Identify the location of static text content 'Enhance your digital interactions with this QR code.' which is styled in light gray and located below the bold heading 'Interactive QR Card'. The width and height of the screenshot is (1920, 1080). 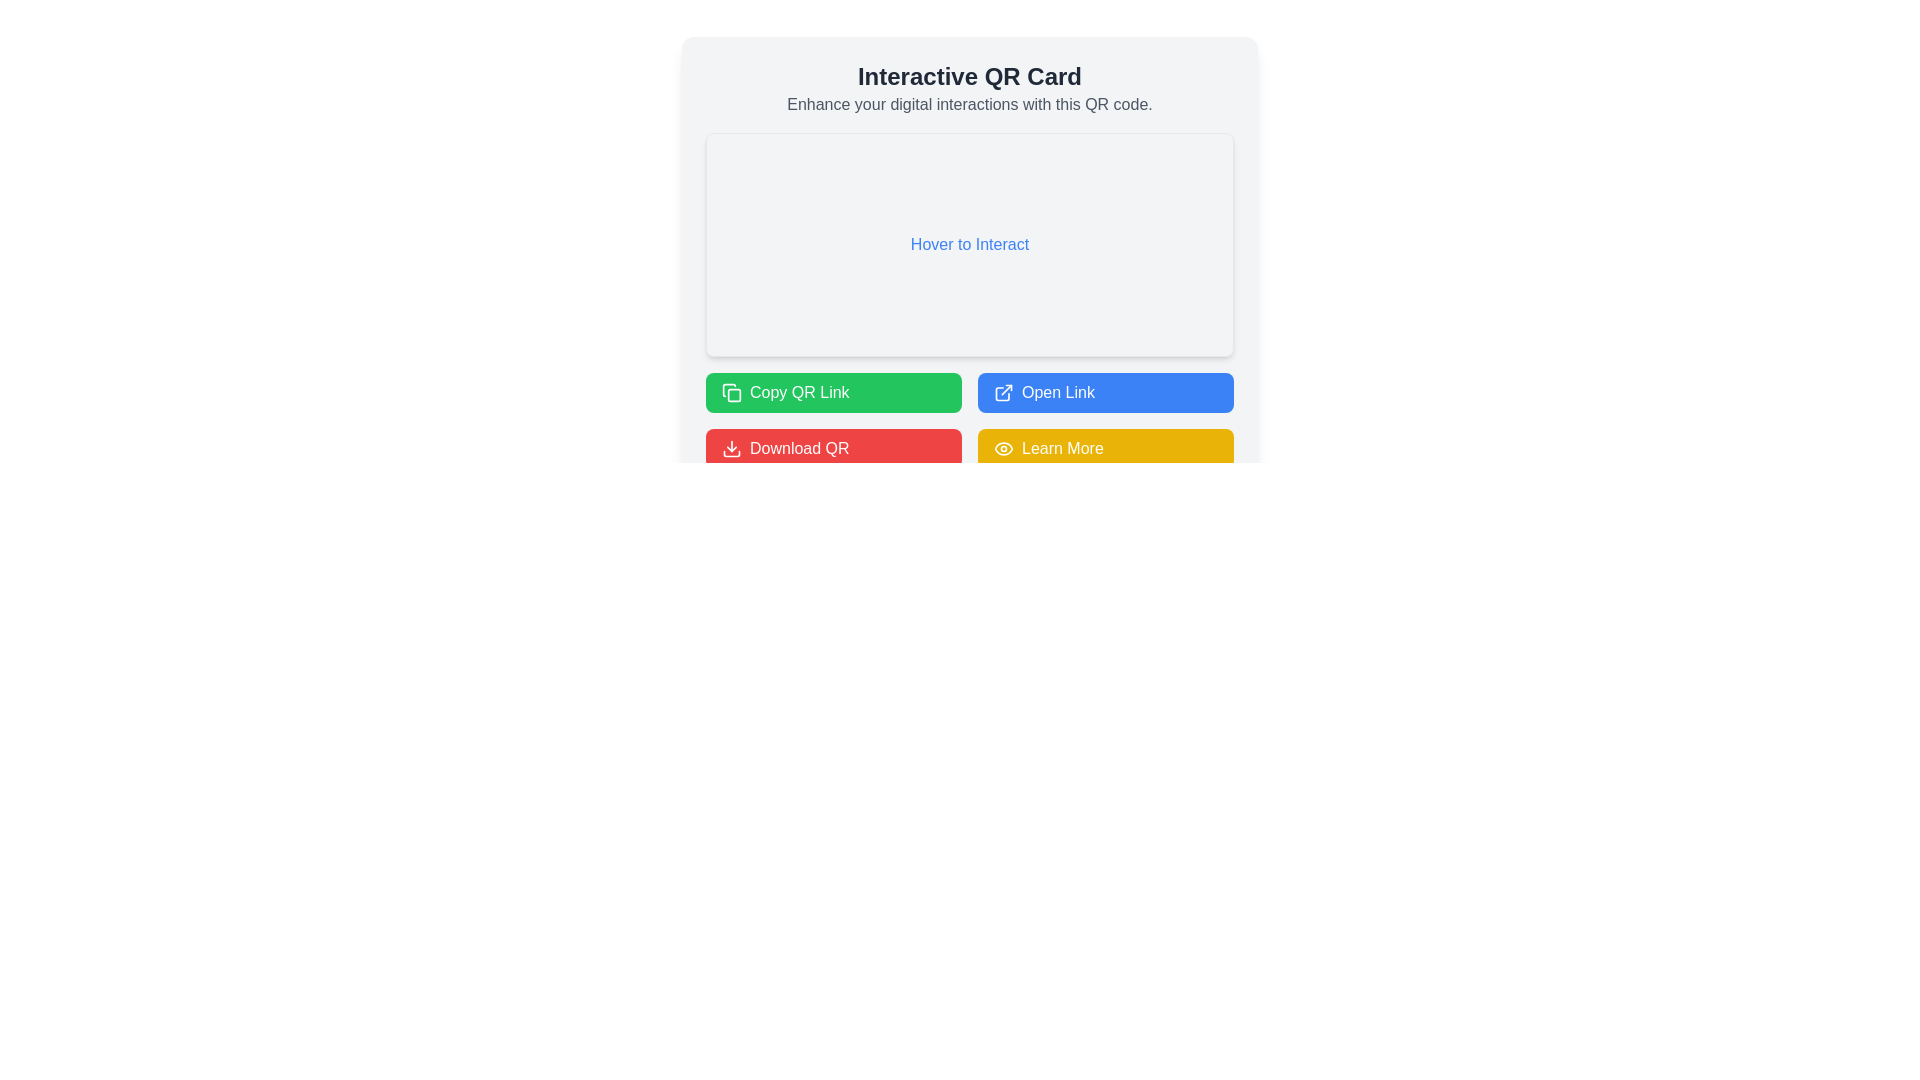
(969, 104).